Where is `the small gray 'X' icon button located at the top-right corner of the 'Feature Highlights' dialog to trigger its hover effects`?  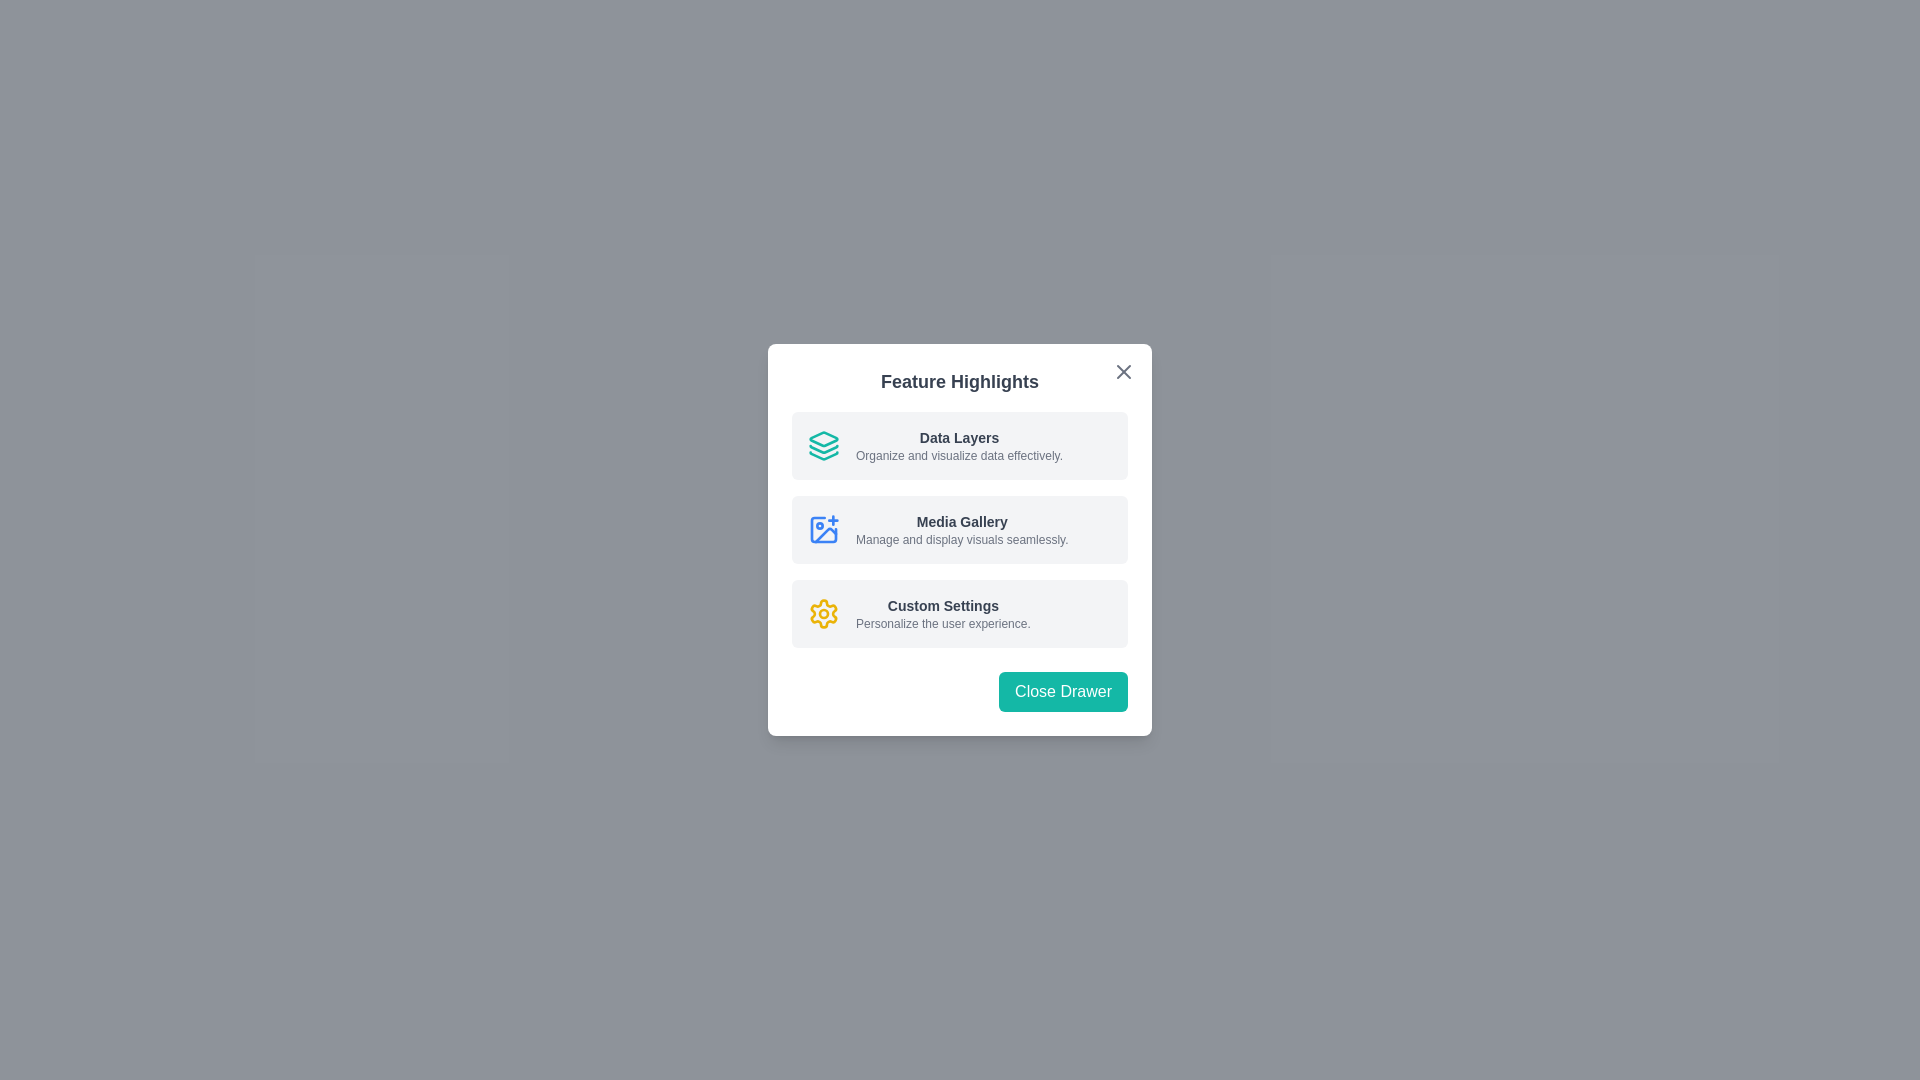
the small gray 'X' icon button located at the top-right corner of the 'Feature Highlights' dialog to trigger its hover effects is located at coordinates (1123, 371).